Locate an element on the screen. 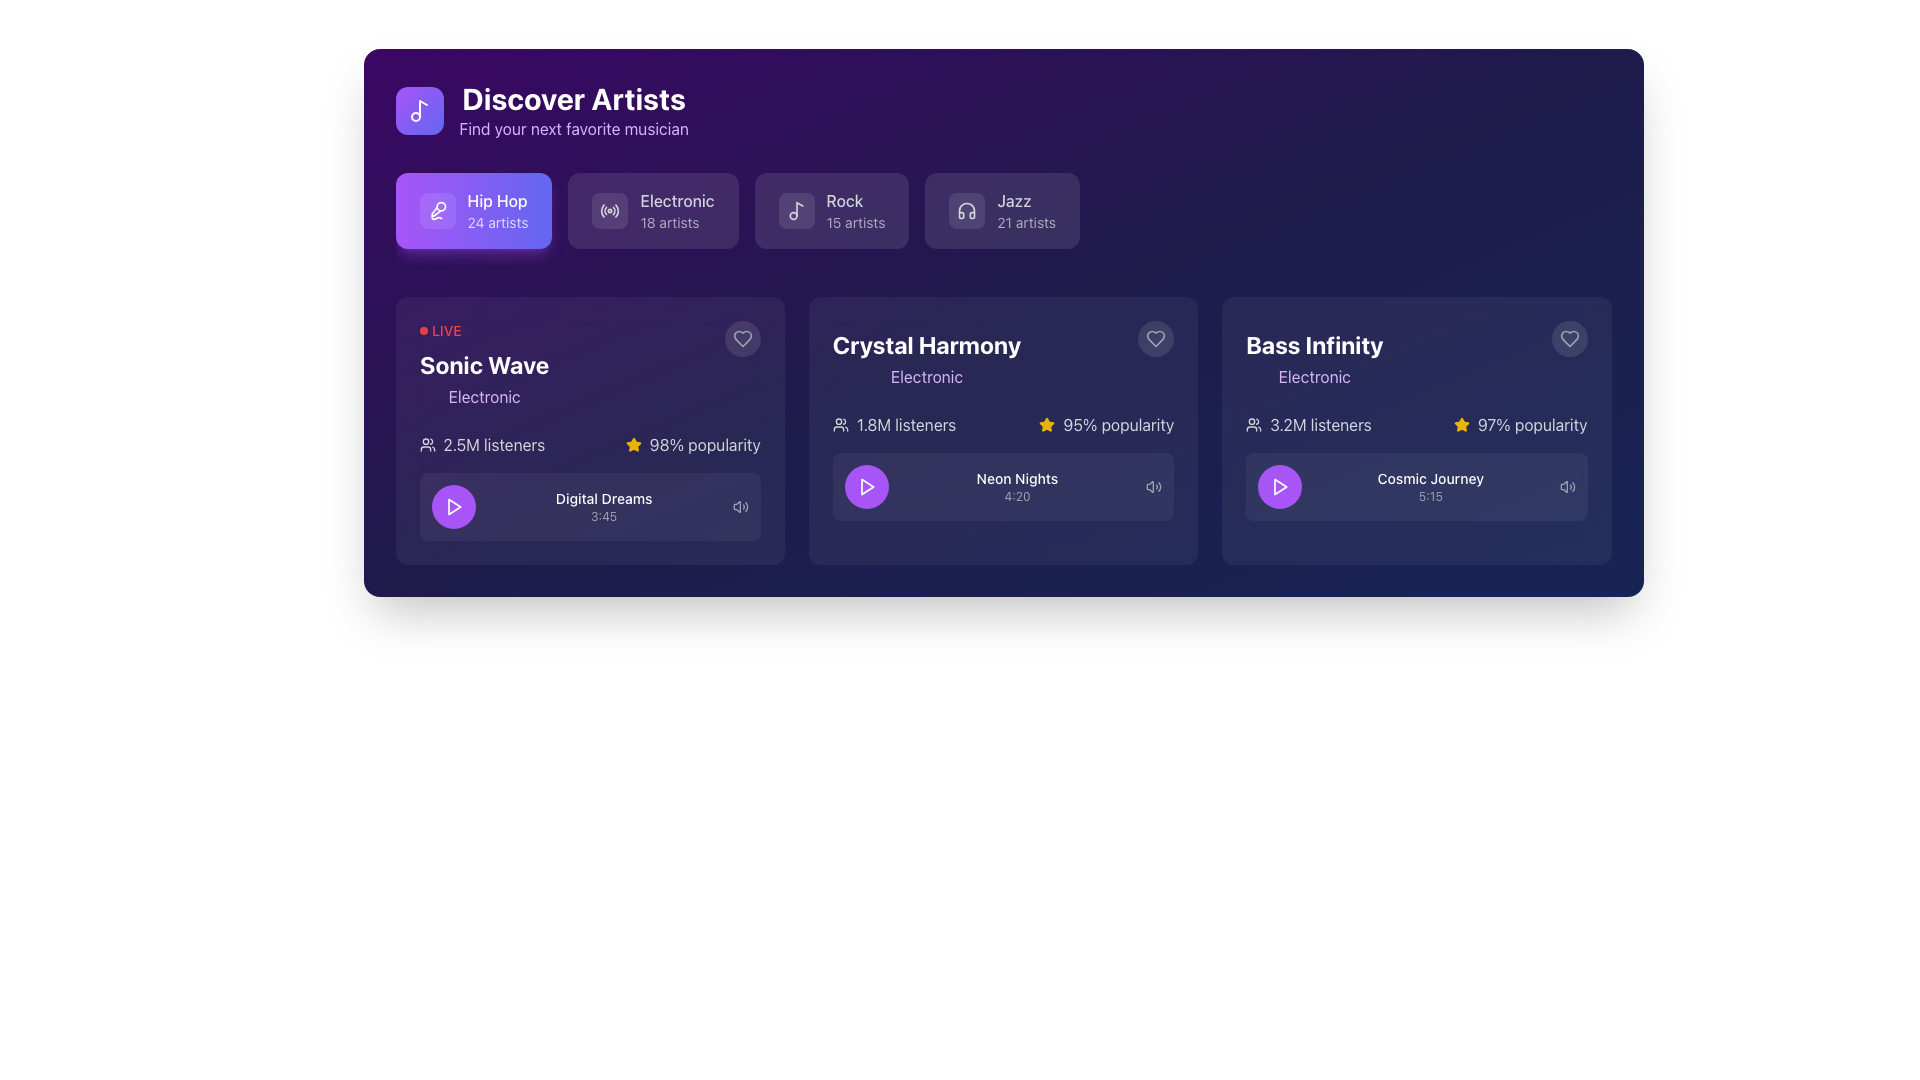  the Text Label that displays the name of the digital content item within the 'Sonic Wave' card in the 'Discover Artists' section, located just below the main title and above the smaller text '3:45' is located at coordinates (603, 497).